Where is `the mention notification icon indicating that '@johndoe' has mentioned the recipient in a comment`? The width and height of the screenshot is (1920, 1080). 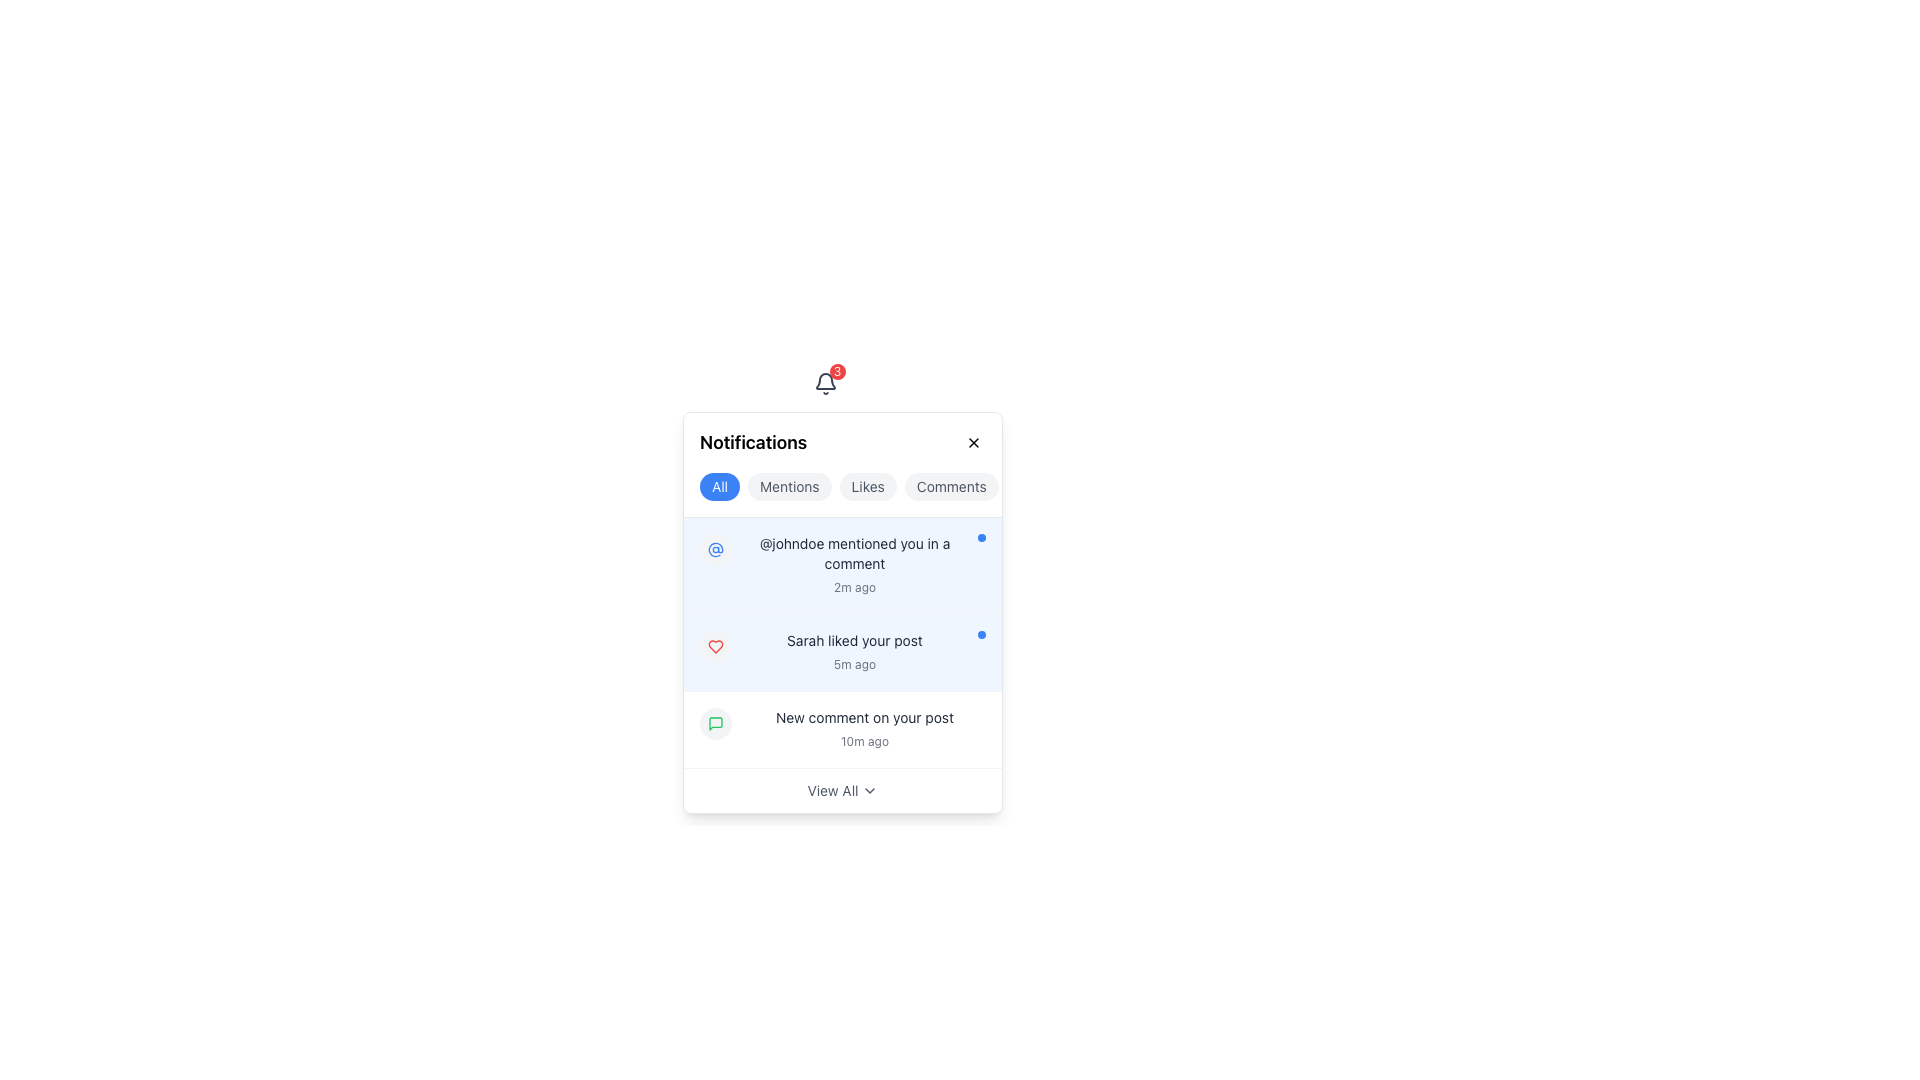
the mention notification icon indicating that '@johndoe' has mentioned the recipient in a comment is located at coordinates (715, 550).